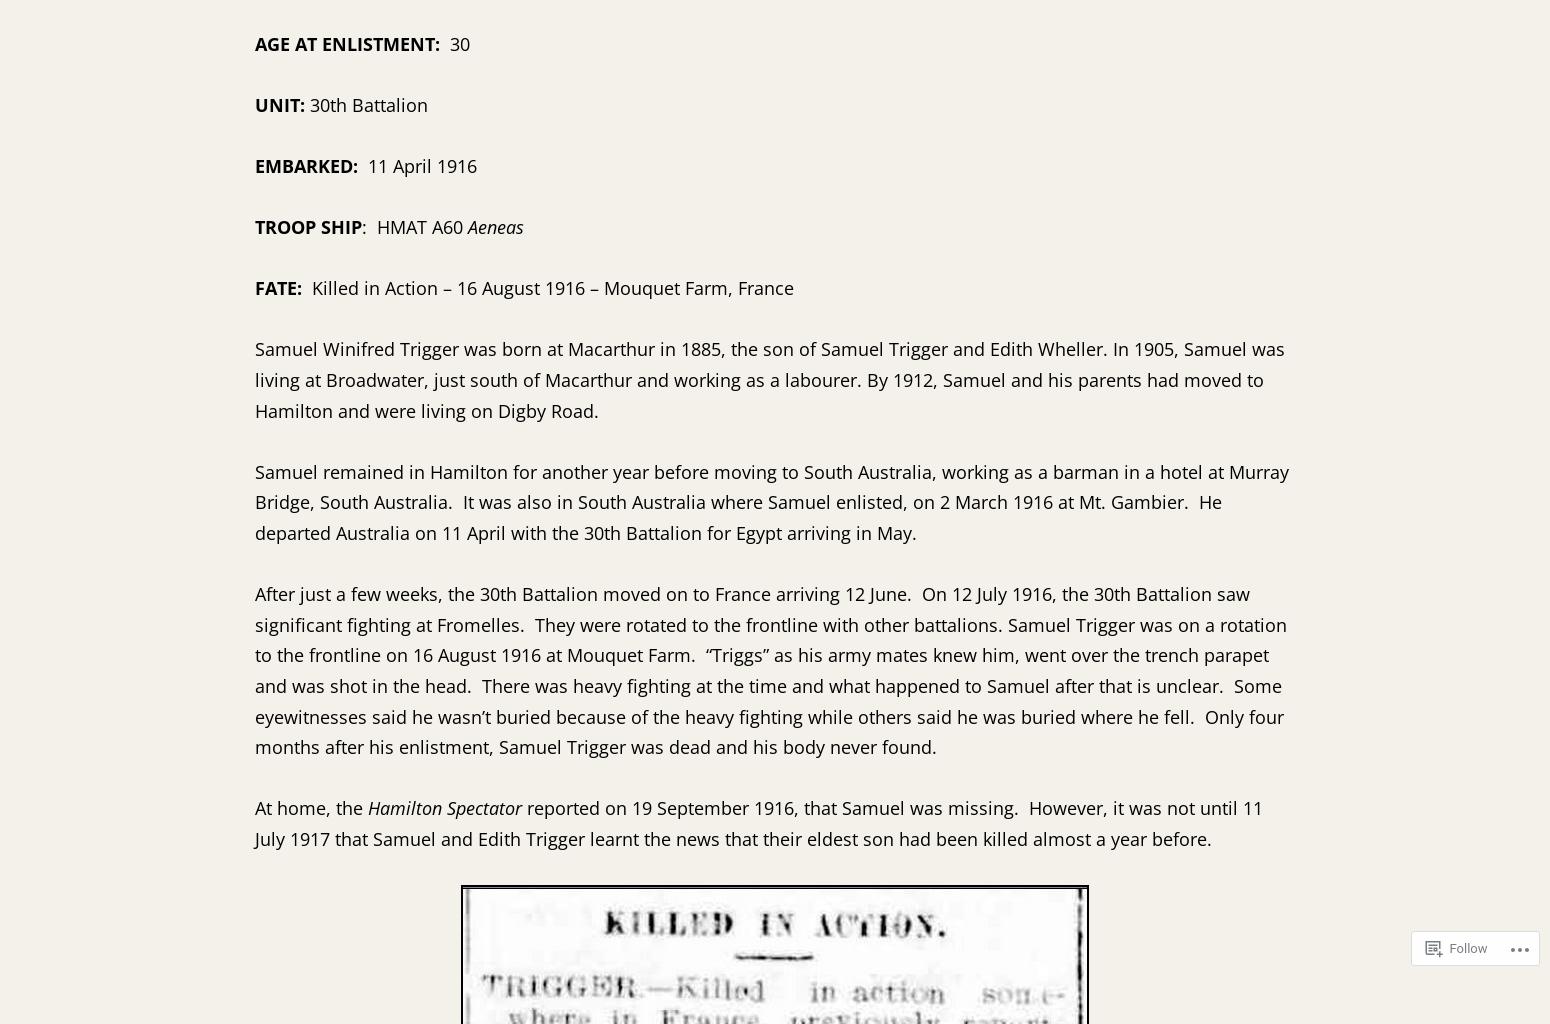  Describe the element at coordinates (254, 500) in the screenshot. I see `'Samuel remained in Hamilton for another year before moving to South Australia, working as a barman in a hotel at Murray Bridge, South Australia.  It was also in South Australia where Samuel enlisted, on 2 March 1916 at Mt. Gambier.  He departed Australia on 11 April with the 30th Battalion for Egypt arriving in May.'` at that location.